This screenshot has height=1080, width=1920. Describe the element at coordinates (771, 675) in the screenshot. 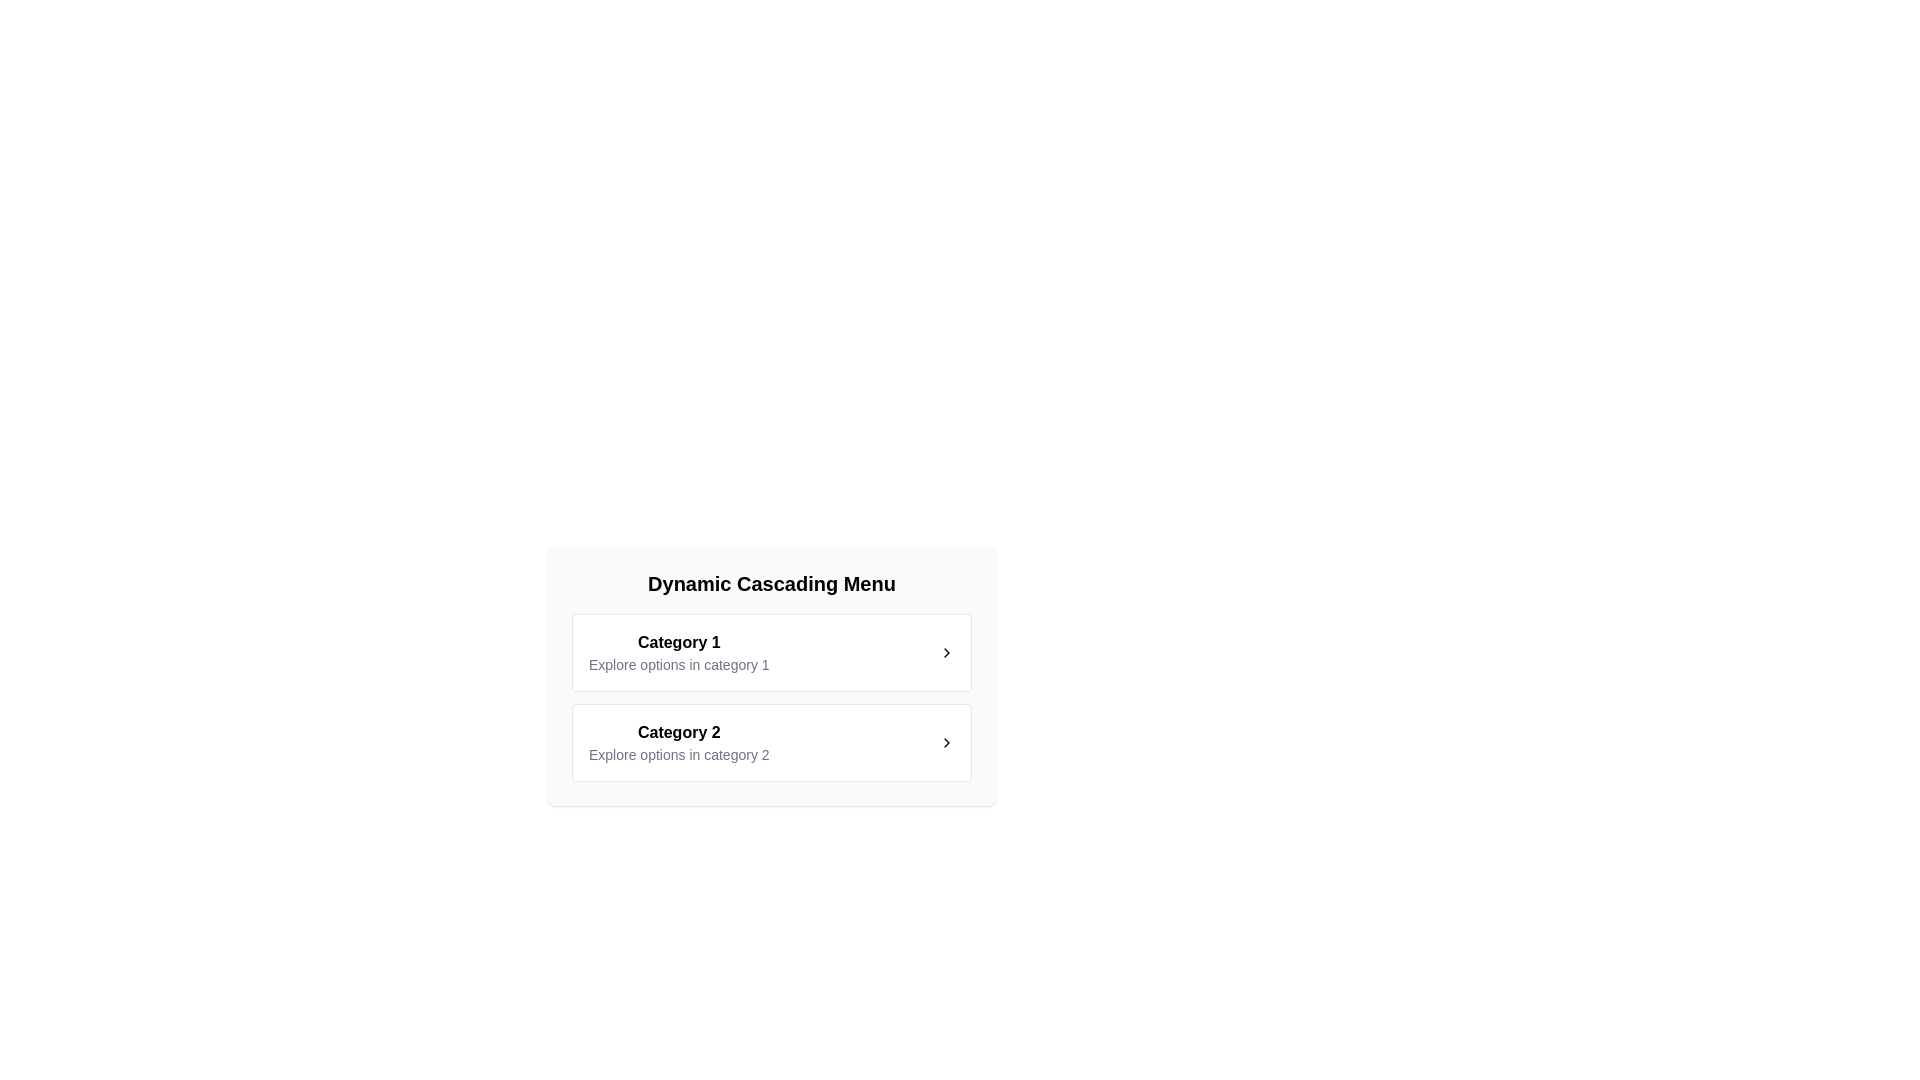

I see `the 'Category 1' interactive menu option, which is the first item in the vertically stacked list within the 'Dynamic Cascading Menu' card layout` at that location.